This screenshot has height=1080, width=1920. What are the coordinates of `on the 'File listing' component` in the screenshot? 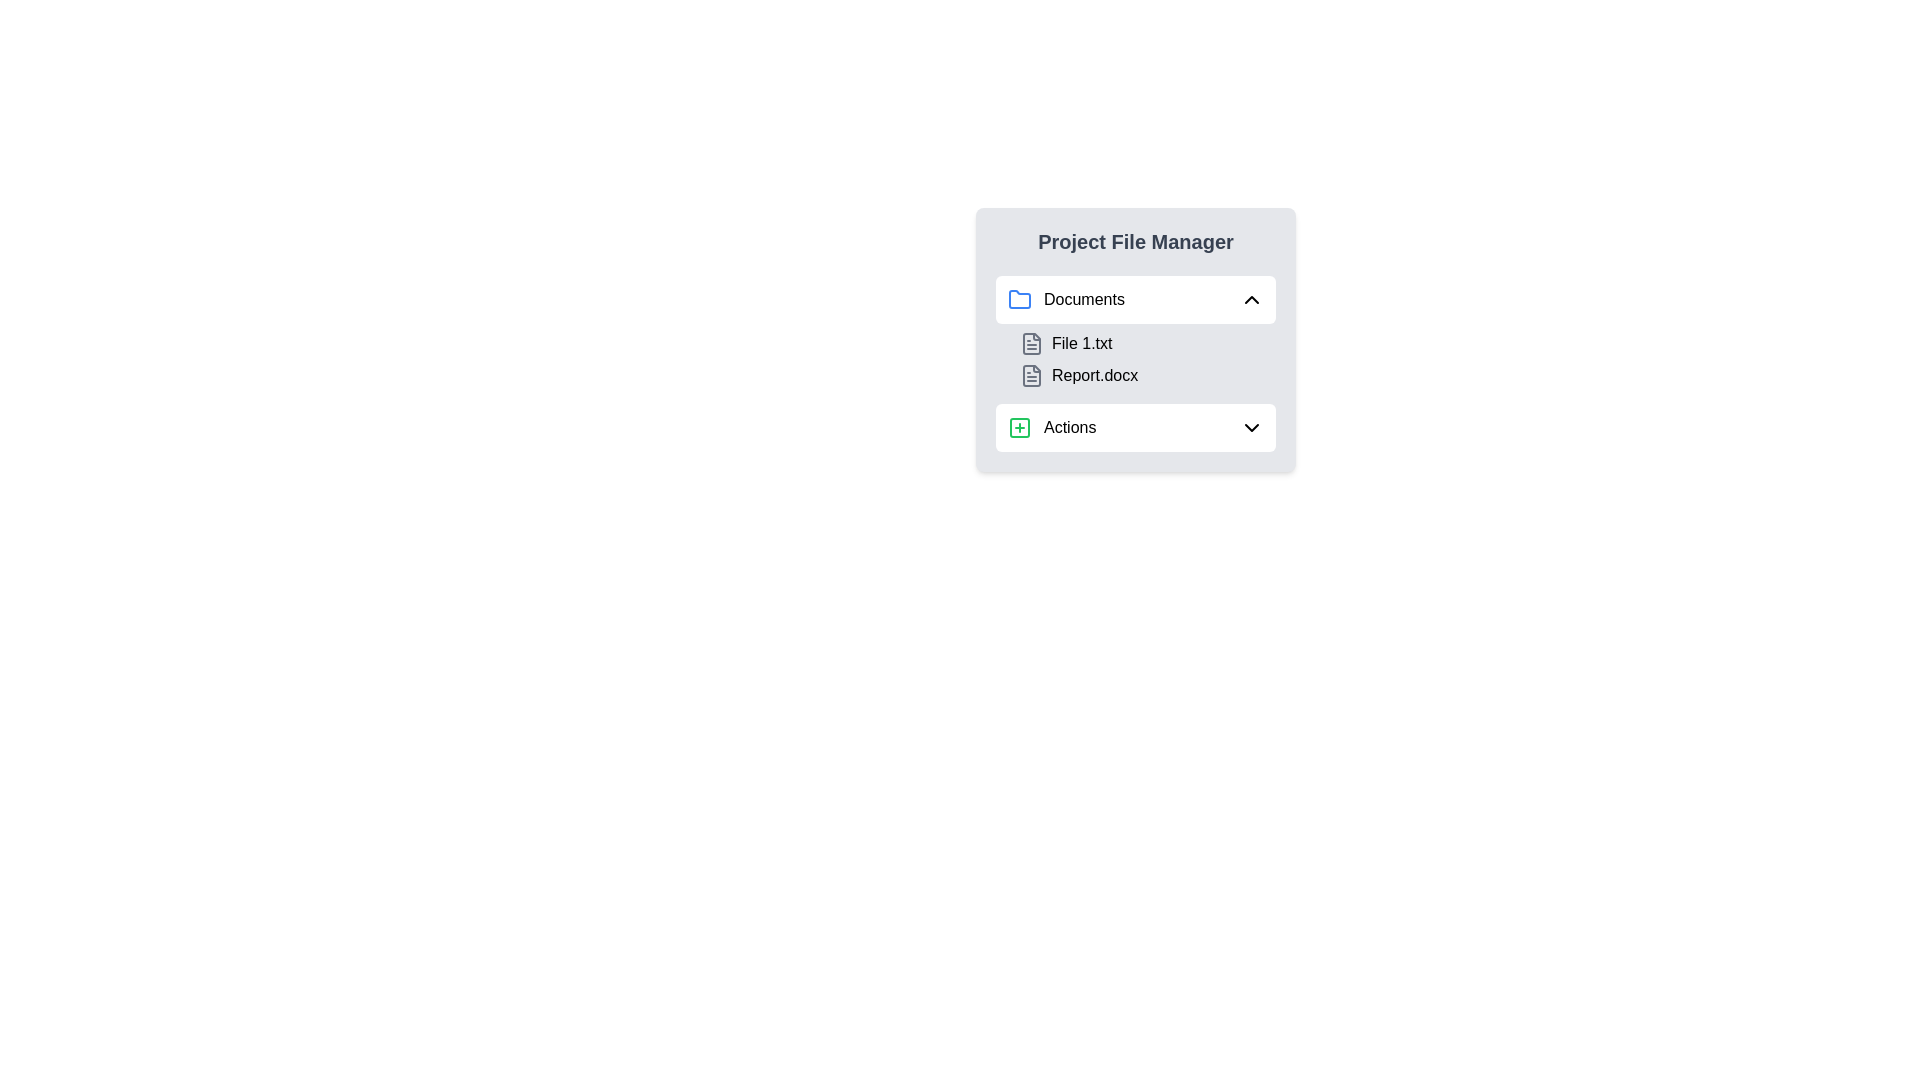 It's located at (1136, 363).